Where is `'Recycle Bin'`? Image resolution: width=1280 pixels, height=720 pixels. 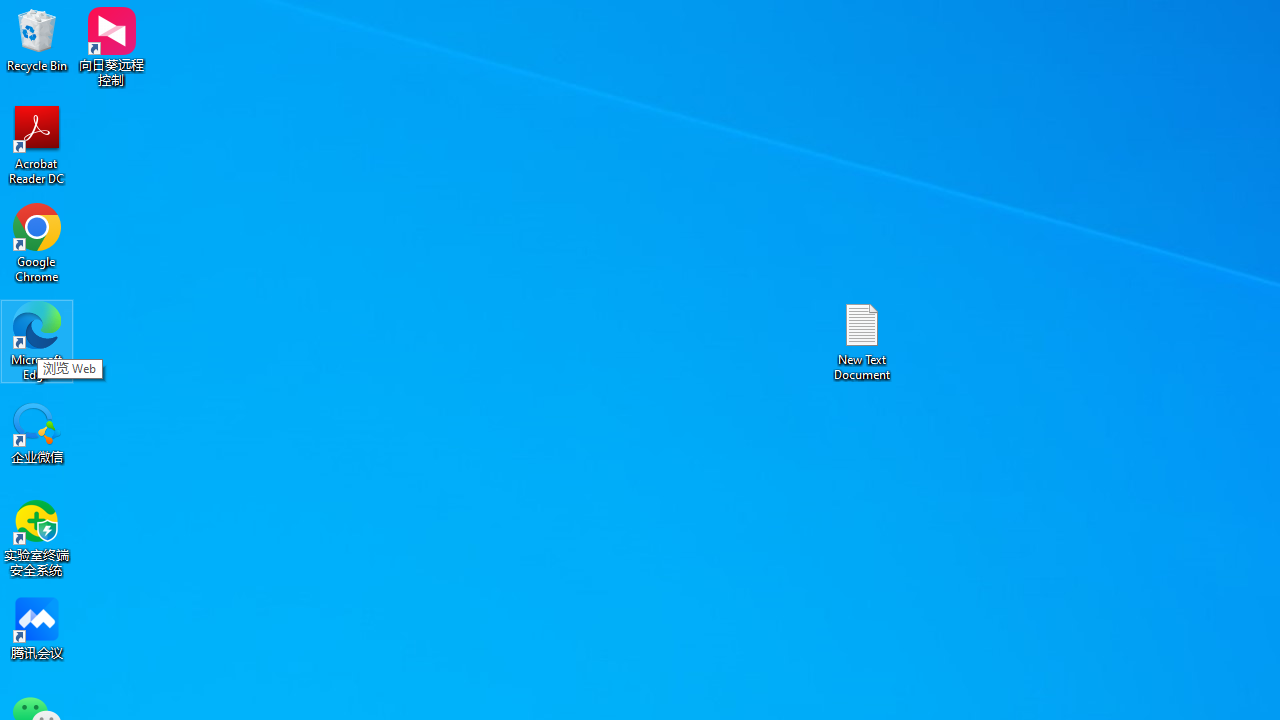
'Recycle Bin' is located at coordinates (37, 39).